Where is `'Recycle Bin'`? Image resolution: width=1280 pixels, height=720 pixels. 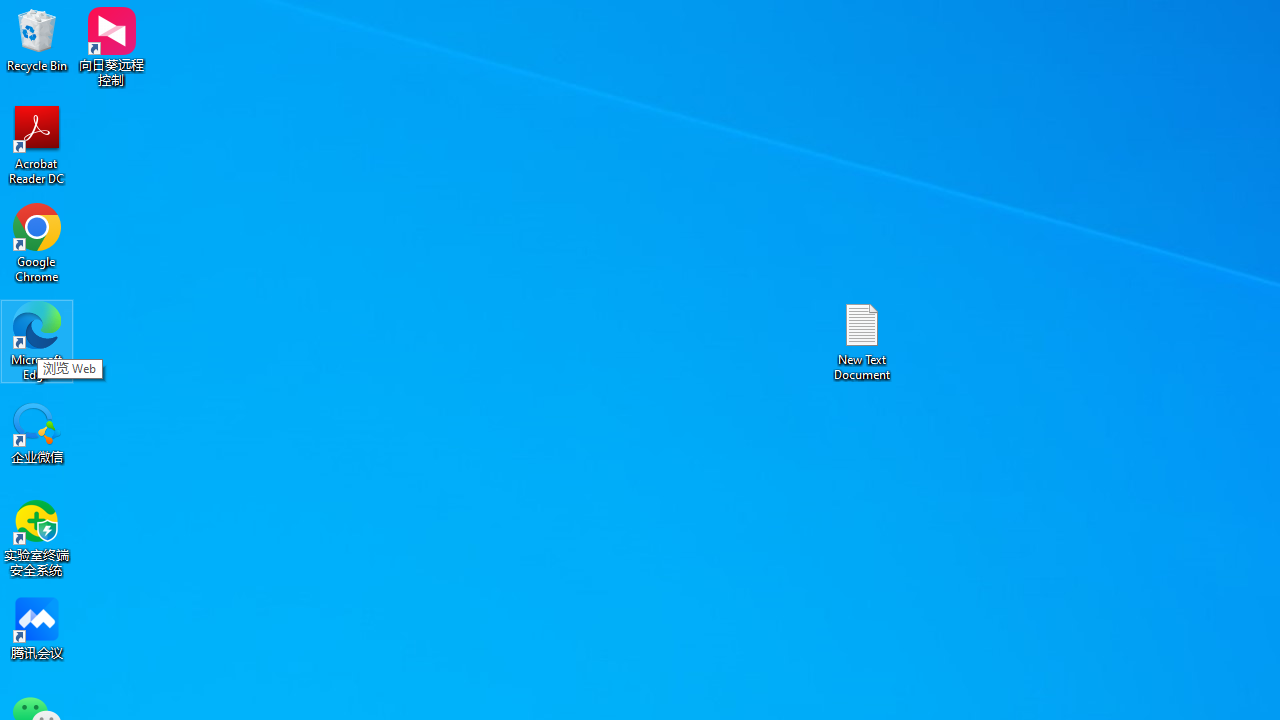
'Recycle Bin' is located at coordinates (37, 39).